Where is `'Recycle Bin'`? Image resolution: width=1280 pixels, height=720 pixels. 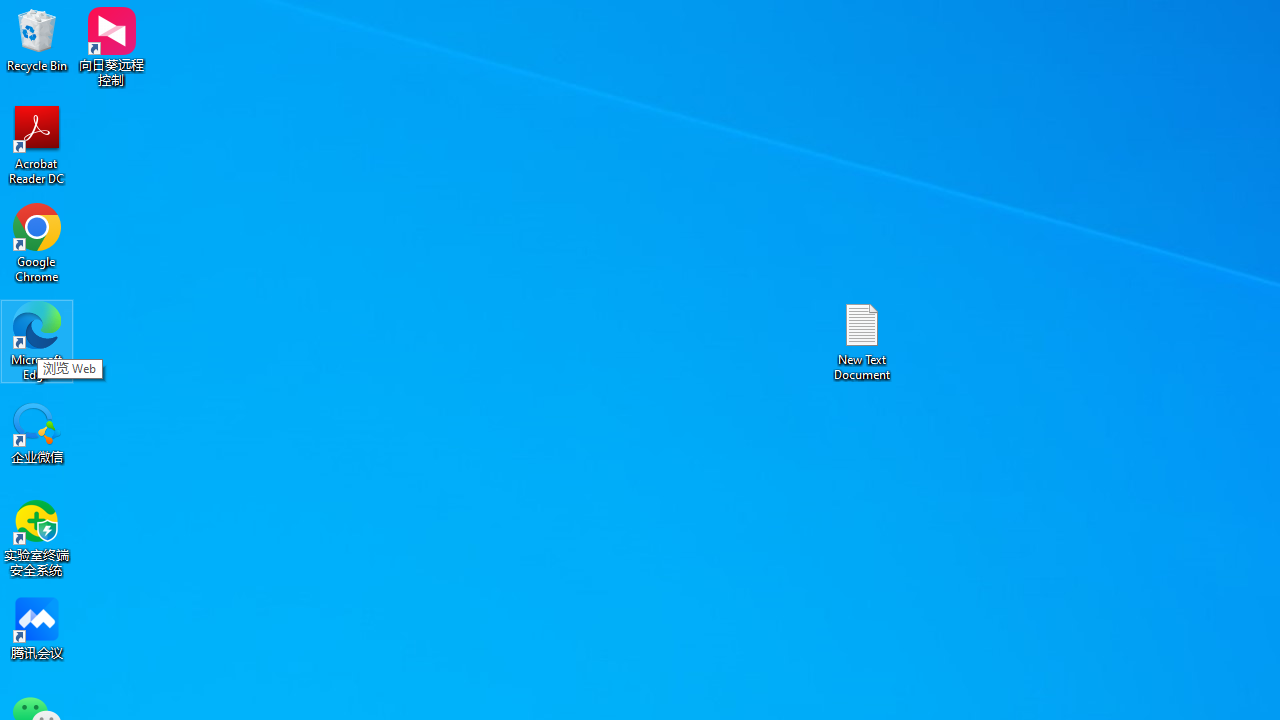
'Recycle Bin' is located at coordinates (37, 39).